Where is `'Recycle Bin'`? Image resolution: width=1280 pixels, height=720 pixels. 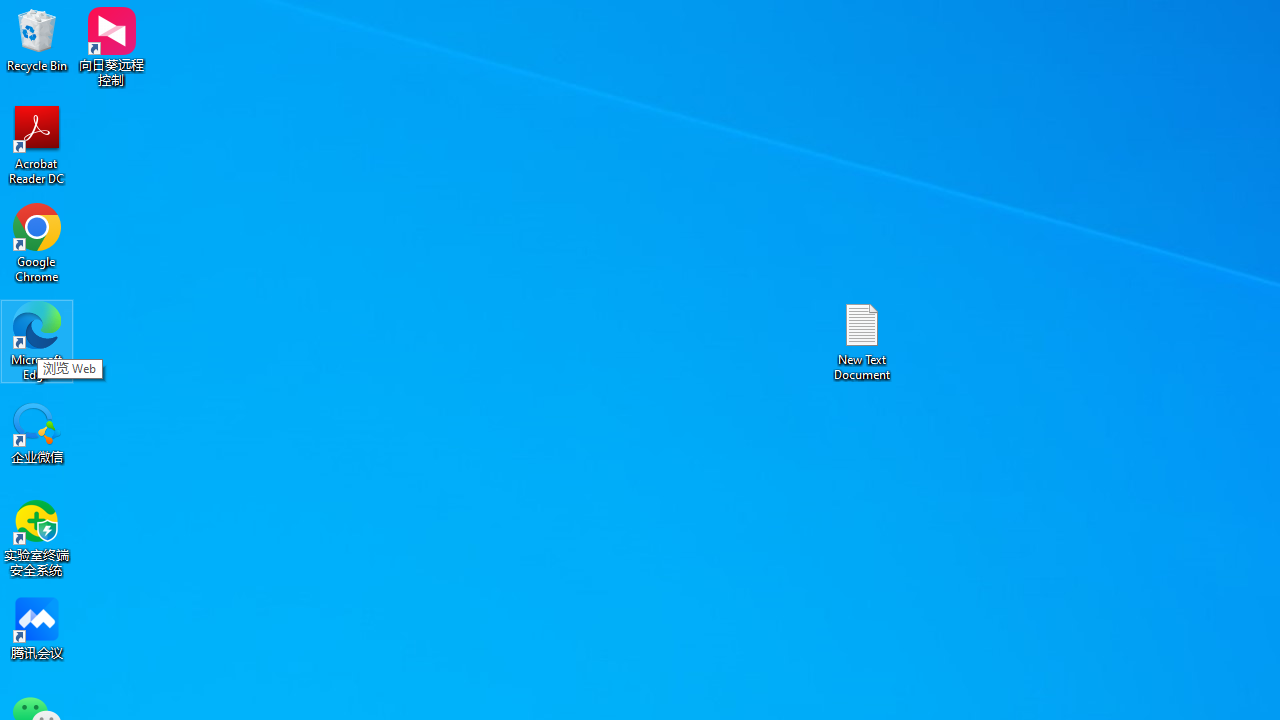
'Recycle Bin' is located at coordinates (37, 39).